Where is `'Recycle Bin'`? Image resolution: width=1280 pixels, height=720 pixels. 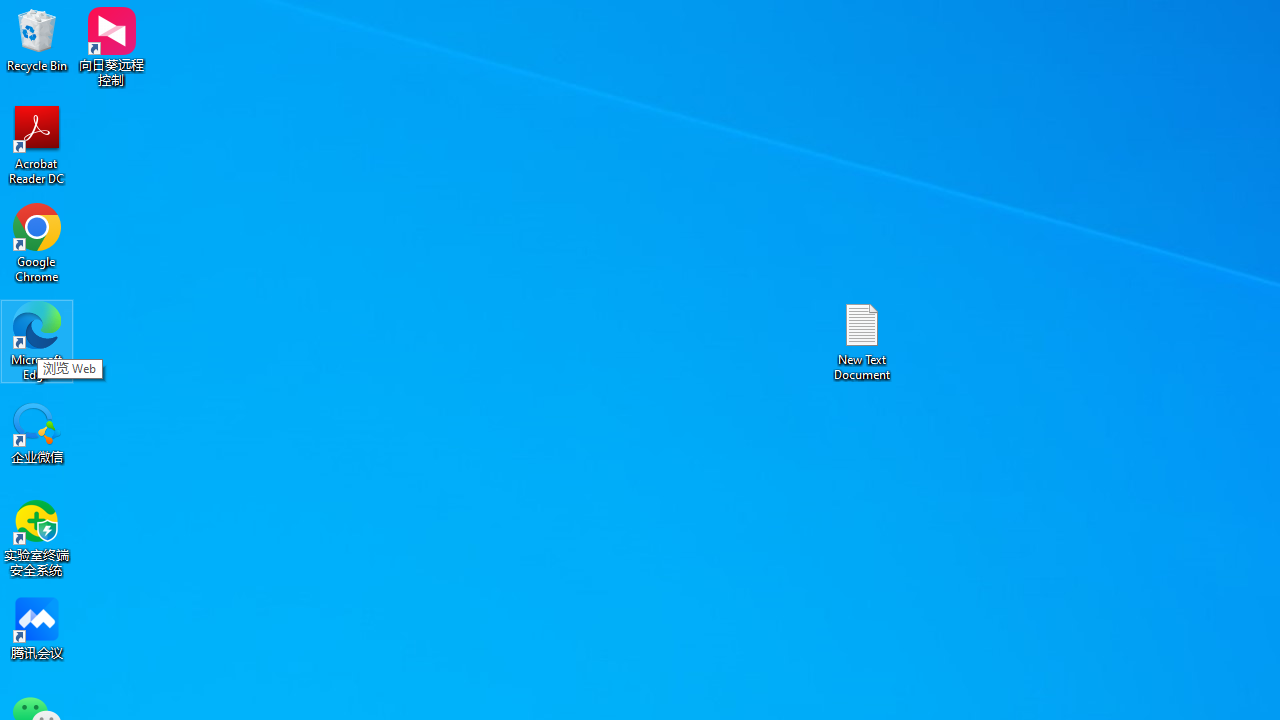
'Recycle Bin' is located at coordinates (37, 39).